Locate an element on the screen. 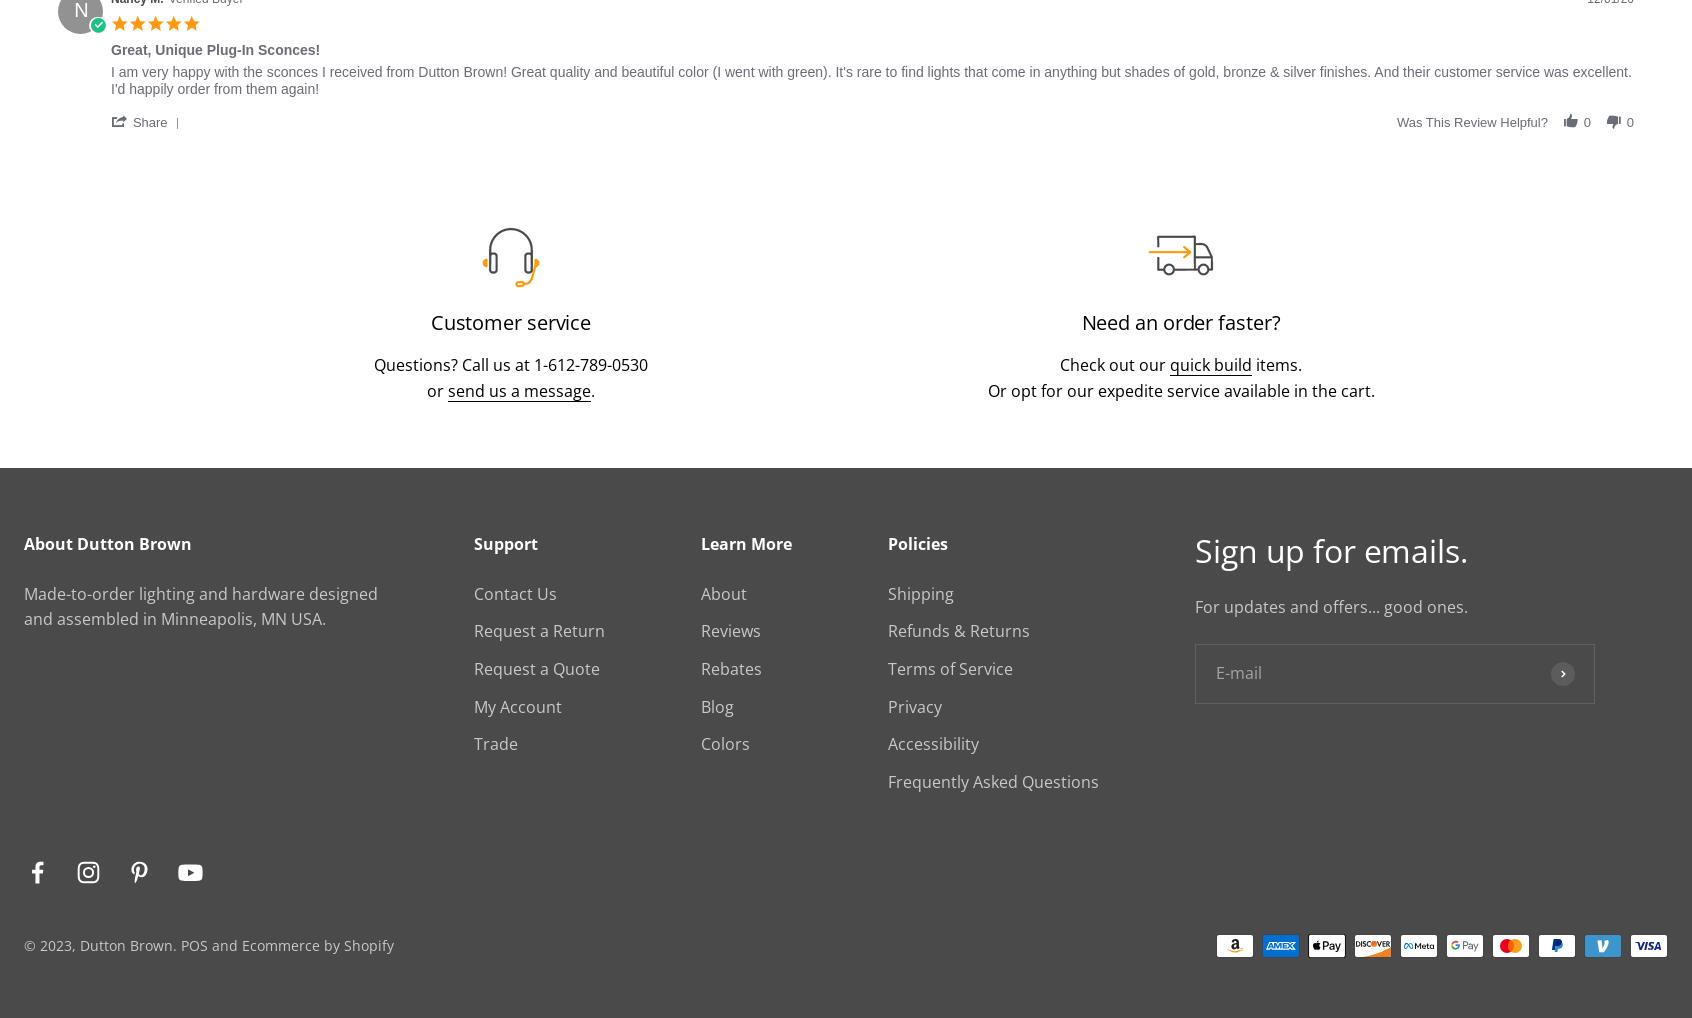 This screenshot has width=1692, height=1018. 'Made-to-order lighting and hardware designed and assembled in Minneapolis, MN USA.' is located at coordinates (200, 606).